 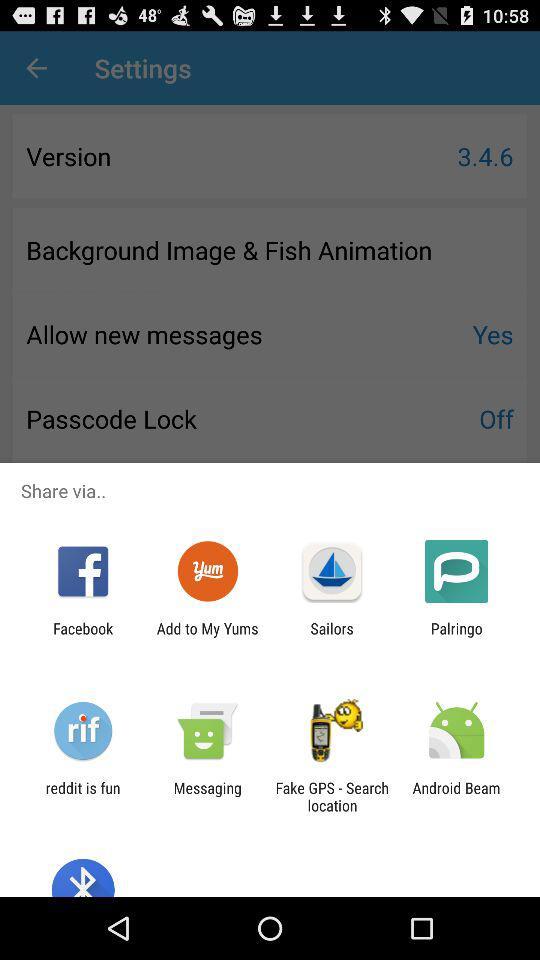 What do you see at coordinates (206, 636) in the screenshot?
I see `add to my icon` at bounding box center [206, 636].